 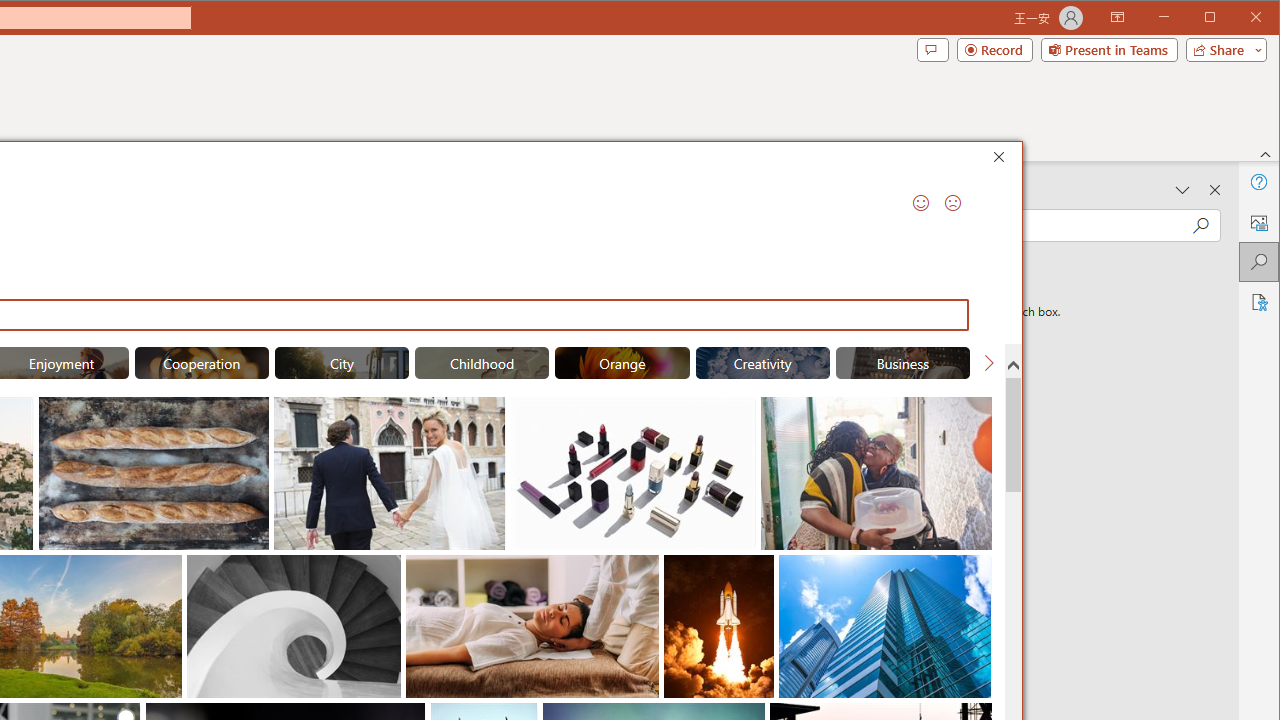 What do you see at coordinates (201, 362) in the screenshot?
I see `'"Cooperation" Stock Images.'` at bounding box center [201, 362].